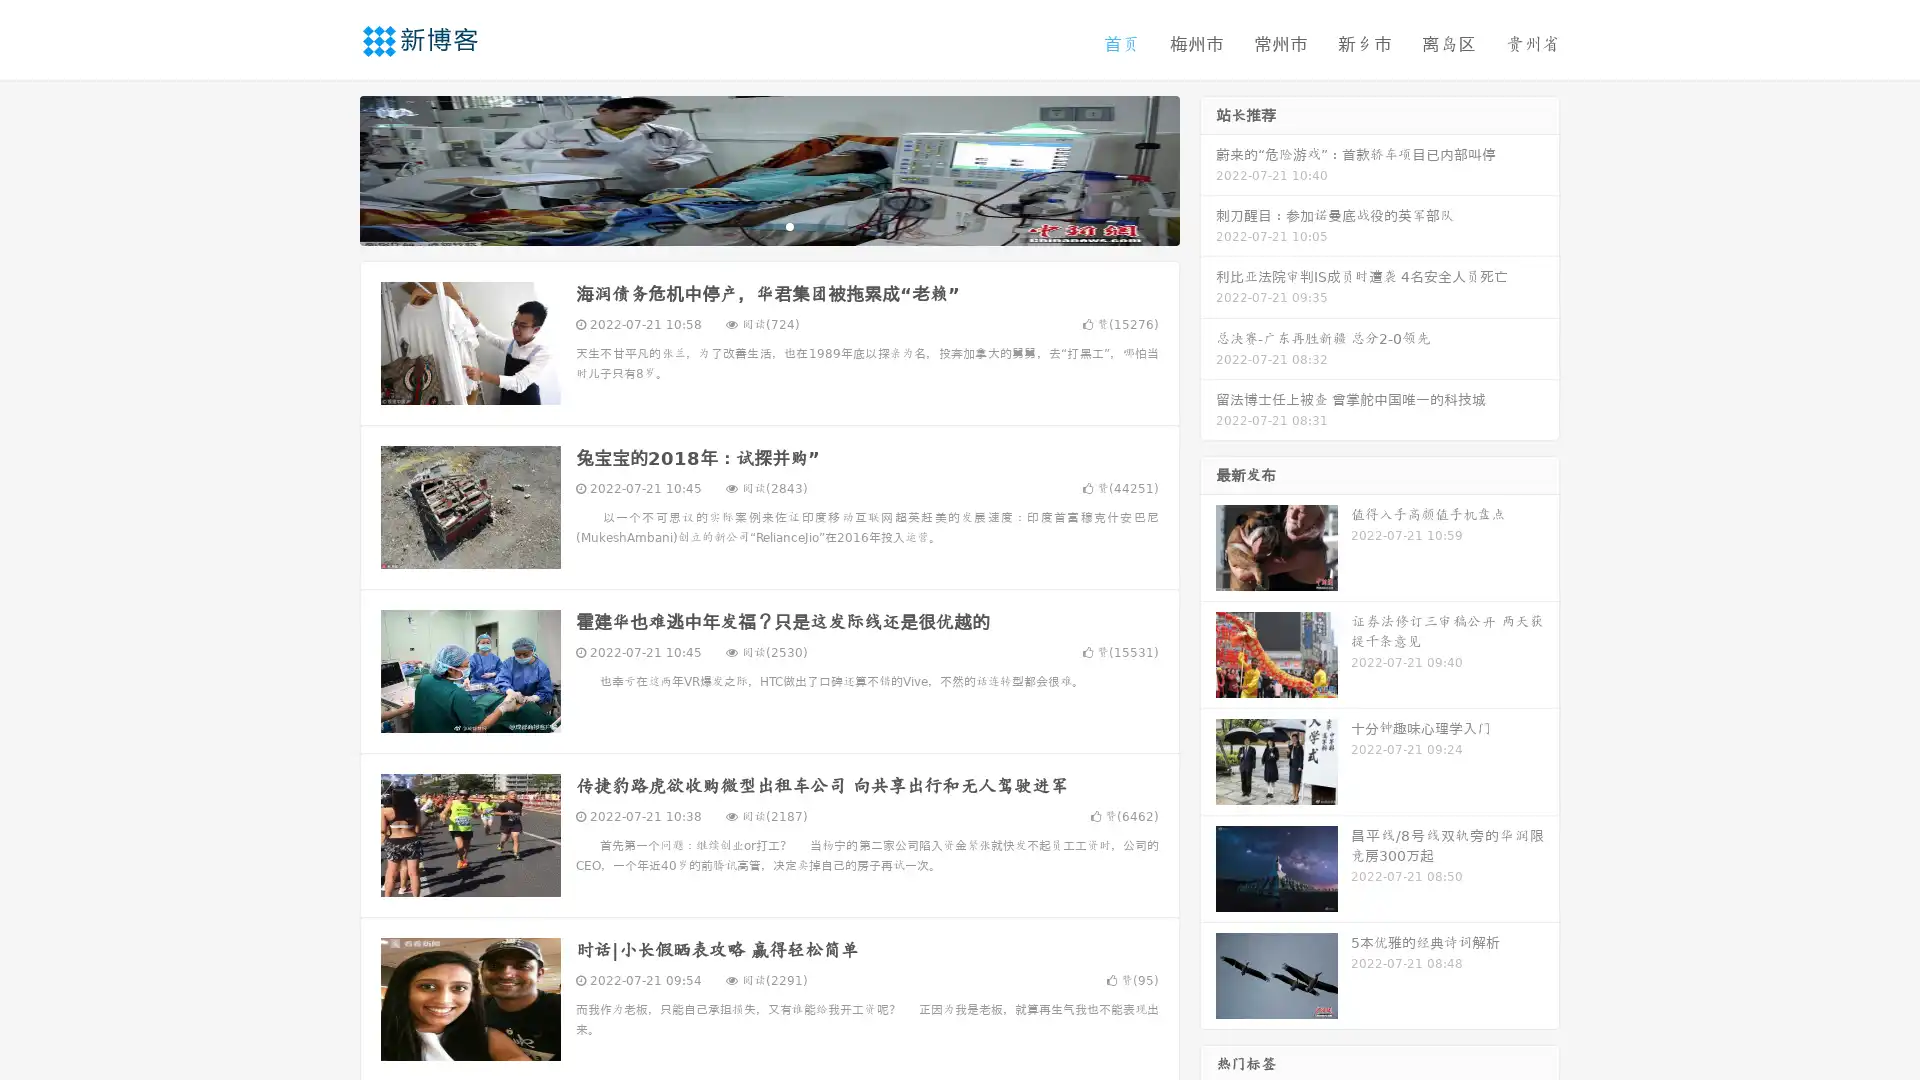 The image size is (1920, 1080). What do you see at coordinates (768, 225) in the screenshot?
I see `Go to slide 2` at bounding box center [768, 225].